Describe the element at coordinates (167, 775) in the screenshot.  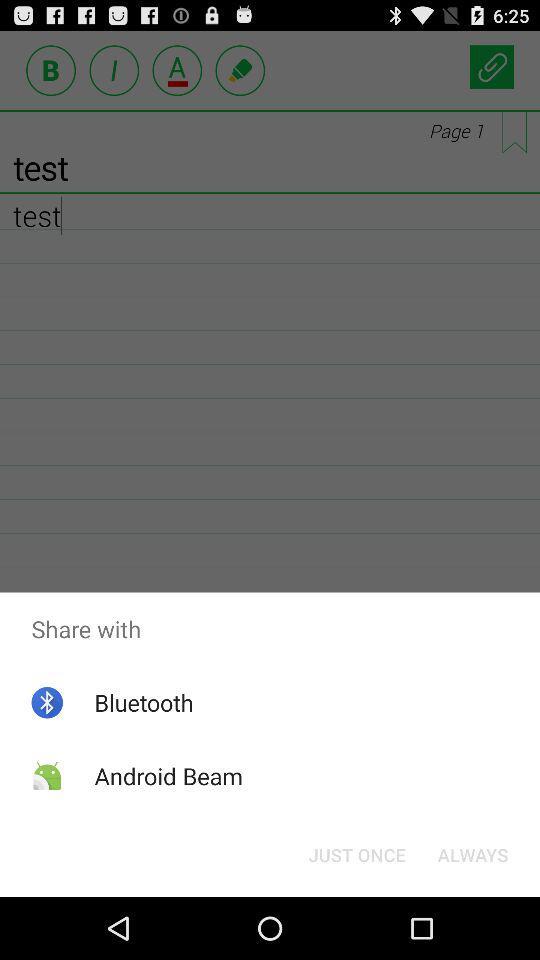
I see `the icon below bluetooth item` at that location.